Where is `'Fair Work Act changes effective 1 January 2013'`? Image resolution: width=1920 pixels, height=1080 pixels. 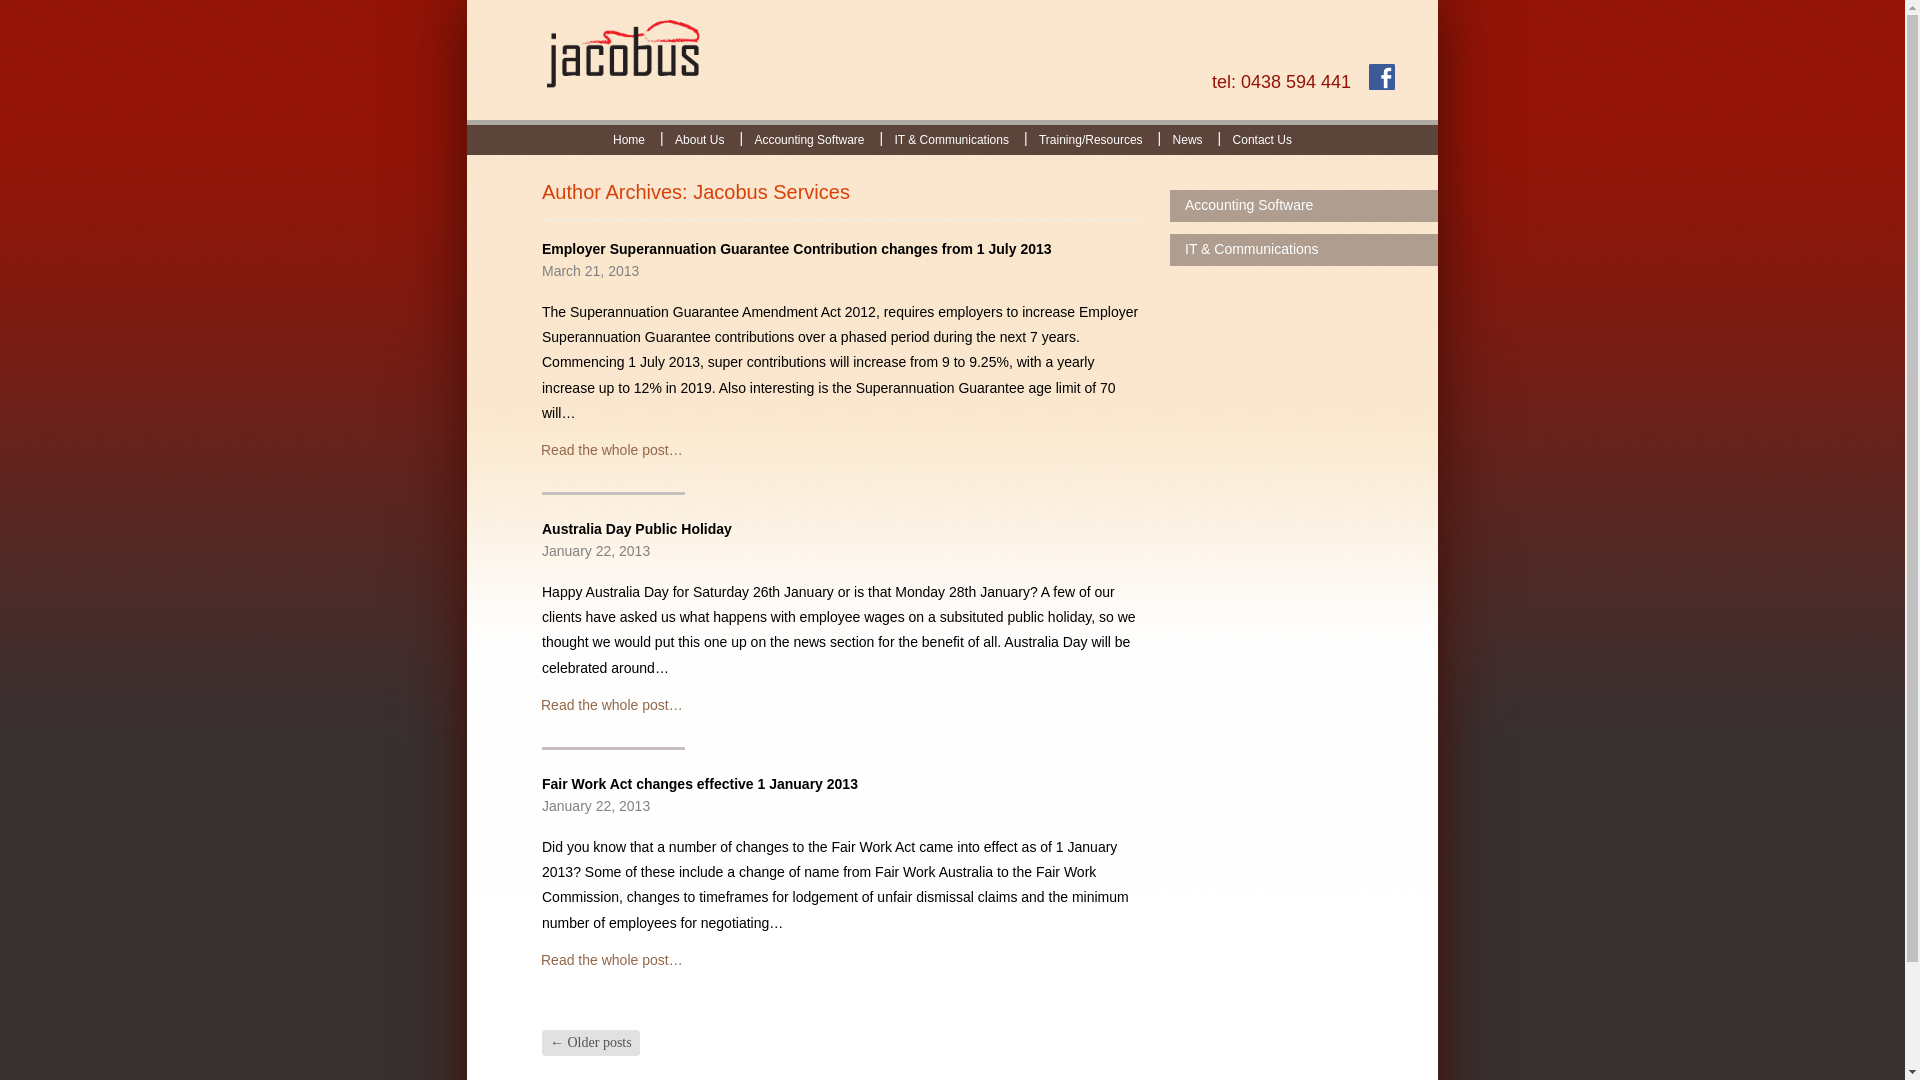 'Fair Work Act changes effective 1 January 2013' is located at coordinates (700, 782).